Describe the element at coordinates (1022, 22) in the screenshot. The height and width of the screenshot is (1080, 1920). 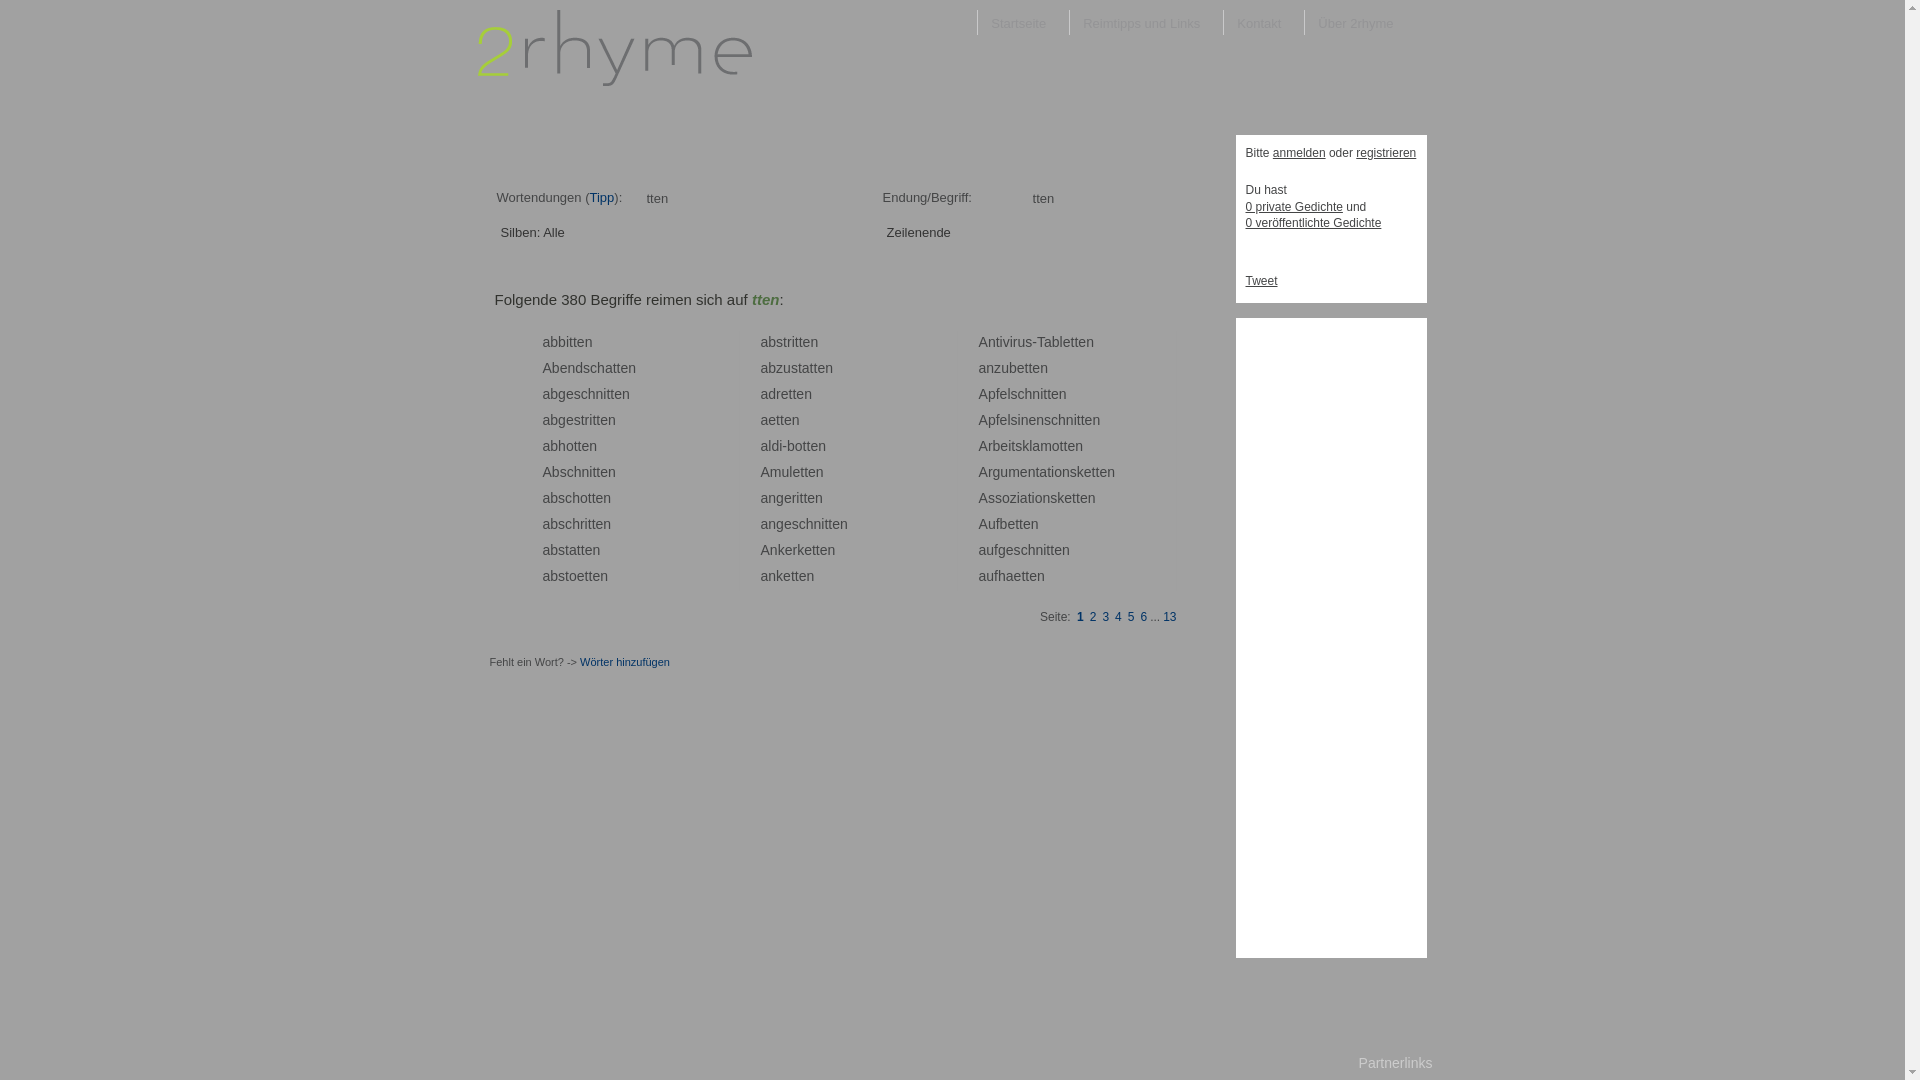
I see `'Startseite'` at that location.